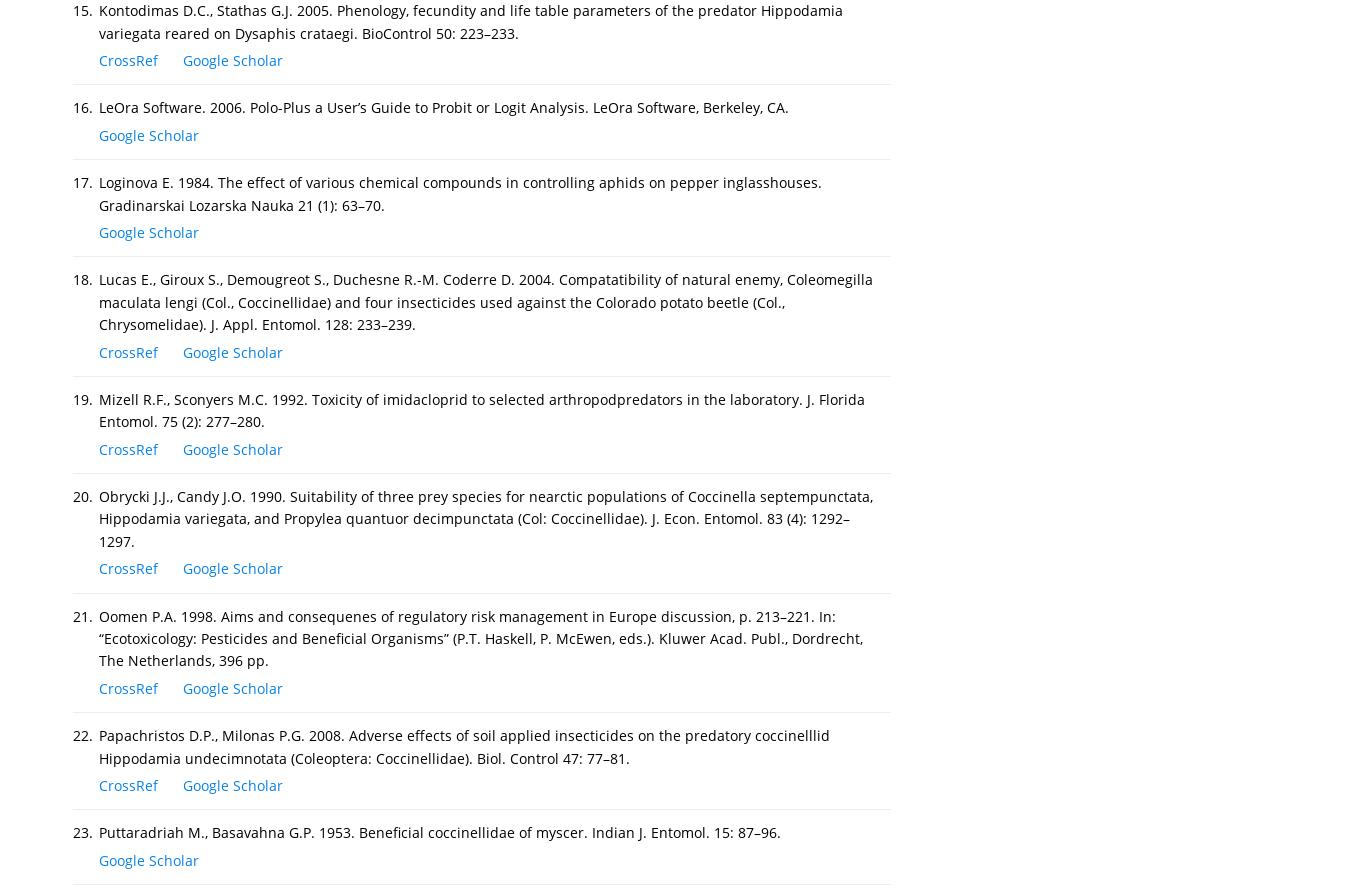  What do you see at coordinates (83, 107) in the screenshot?
I see `'16.'` at bounding box center [83, 107].